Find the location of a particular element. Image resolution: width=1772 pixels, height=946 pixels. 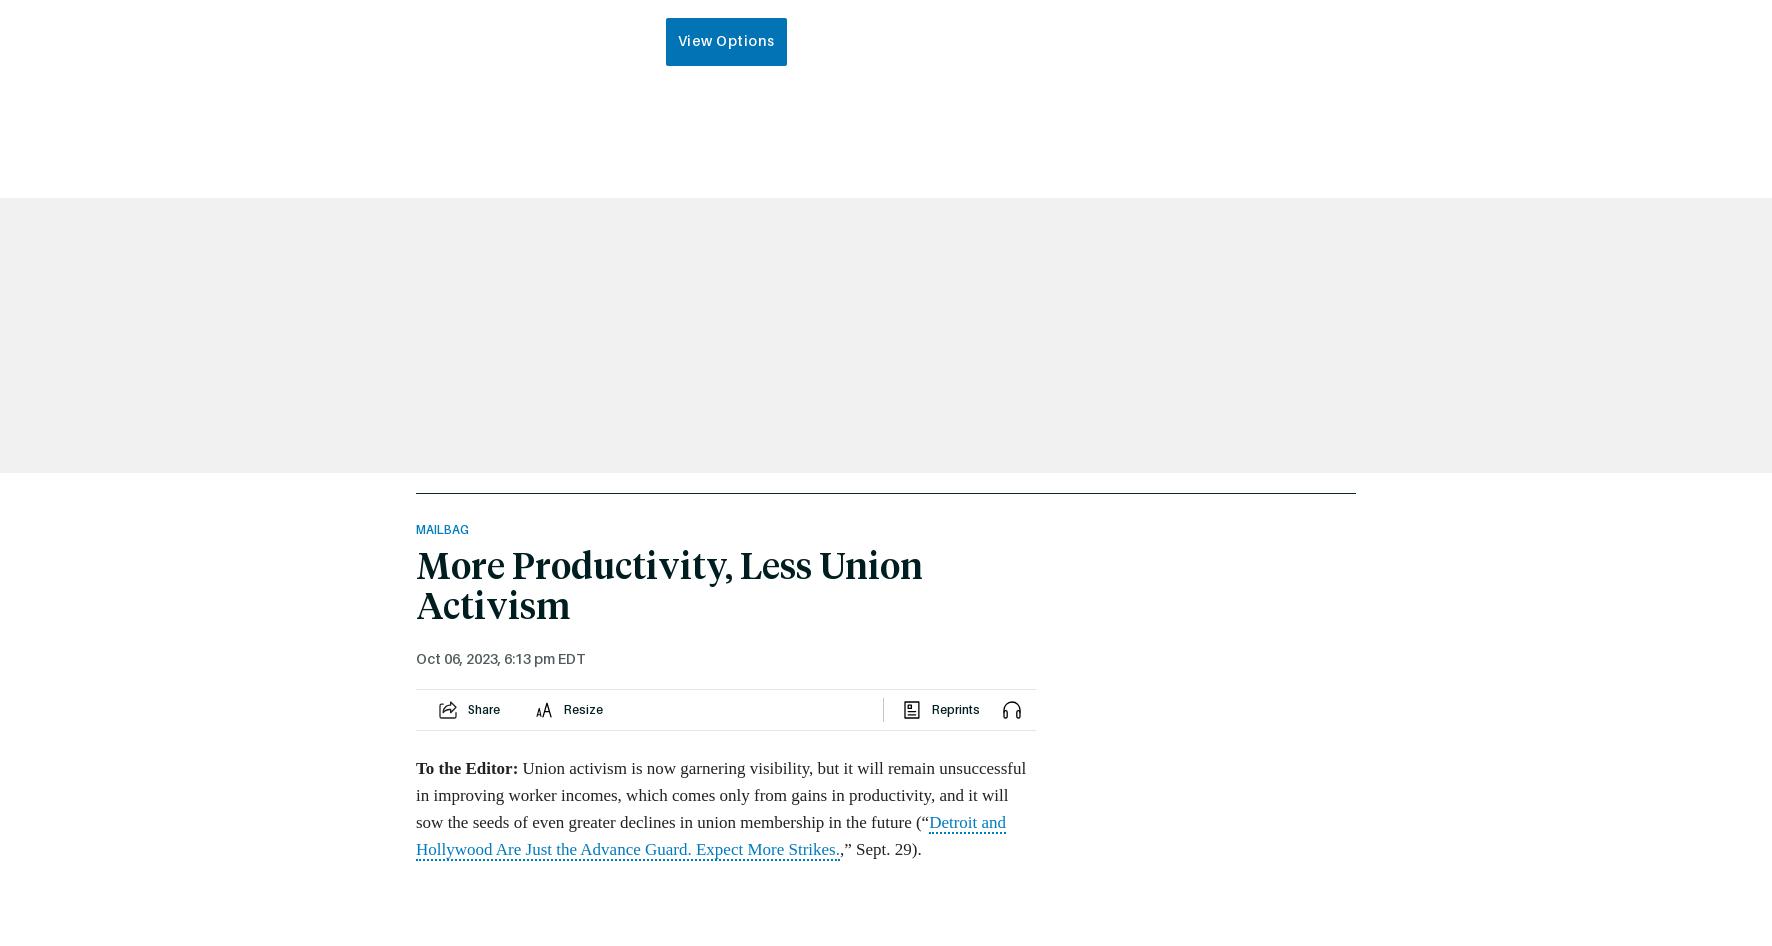

'More Productivity, Less Union Activism' is located at coordinates (668, 587).